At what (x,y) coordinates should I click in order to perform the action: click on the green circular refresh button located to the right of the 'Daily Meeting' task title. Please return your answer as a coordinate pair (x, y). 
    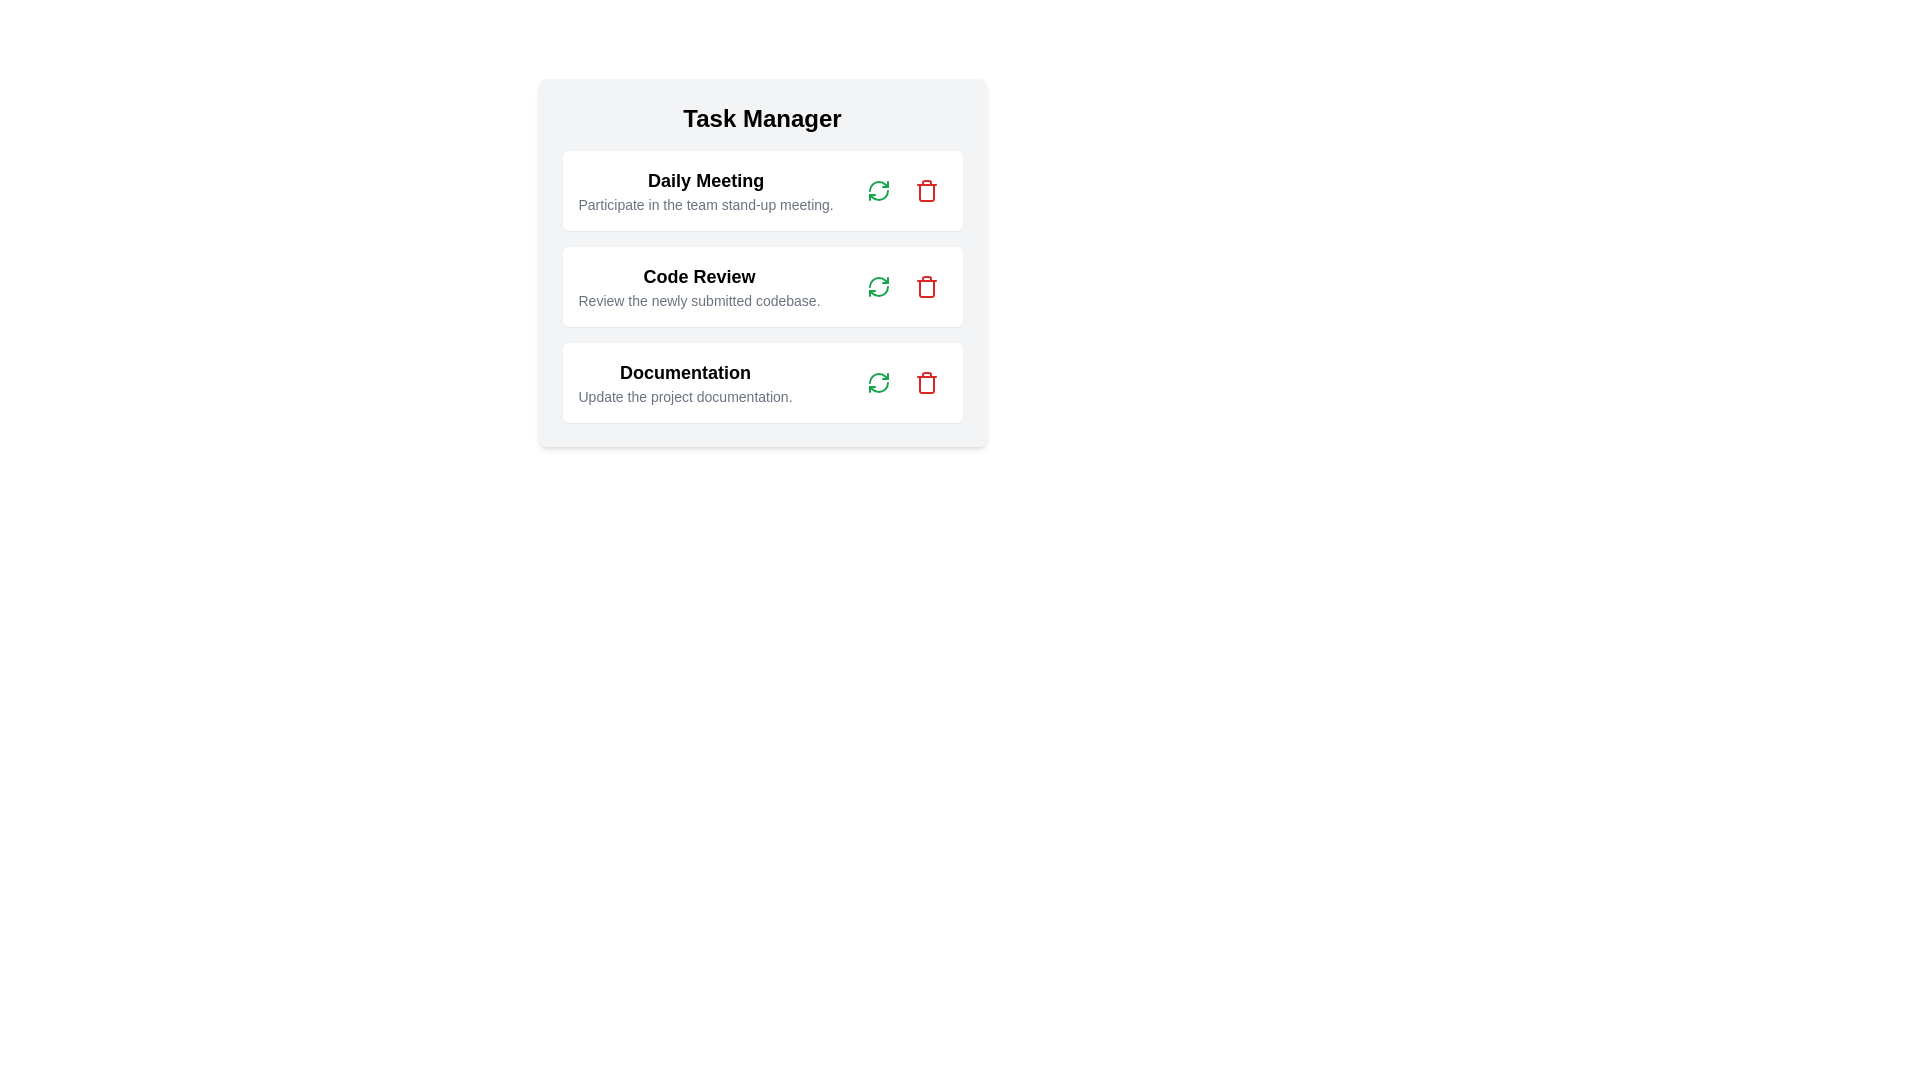
    Looking at the image, I should click on (878, 191).